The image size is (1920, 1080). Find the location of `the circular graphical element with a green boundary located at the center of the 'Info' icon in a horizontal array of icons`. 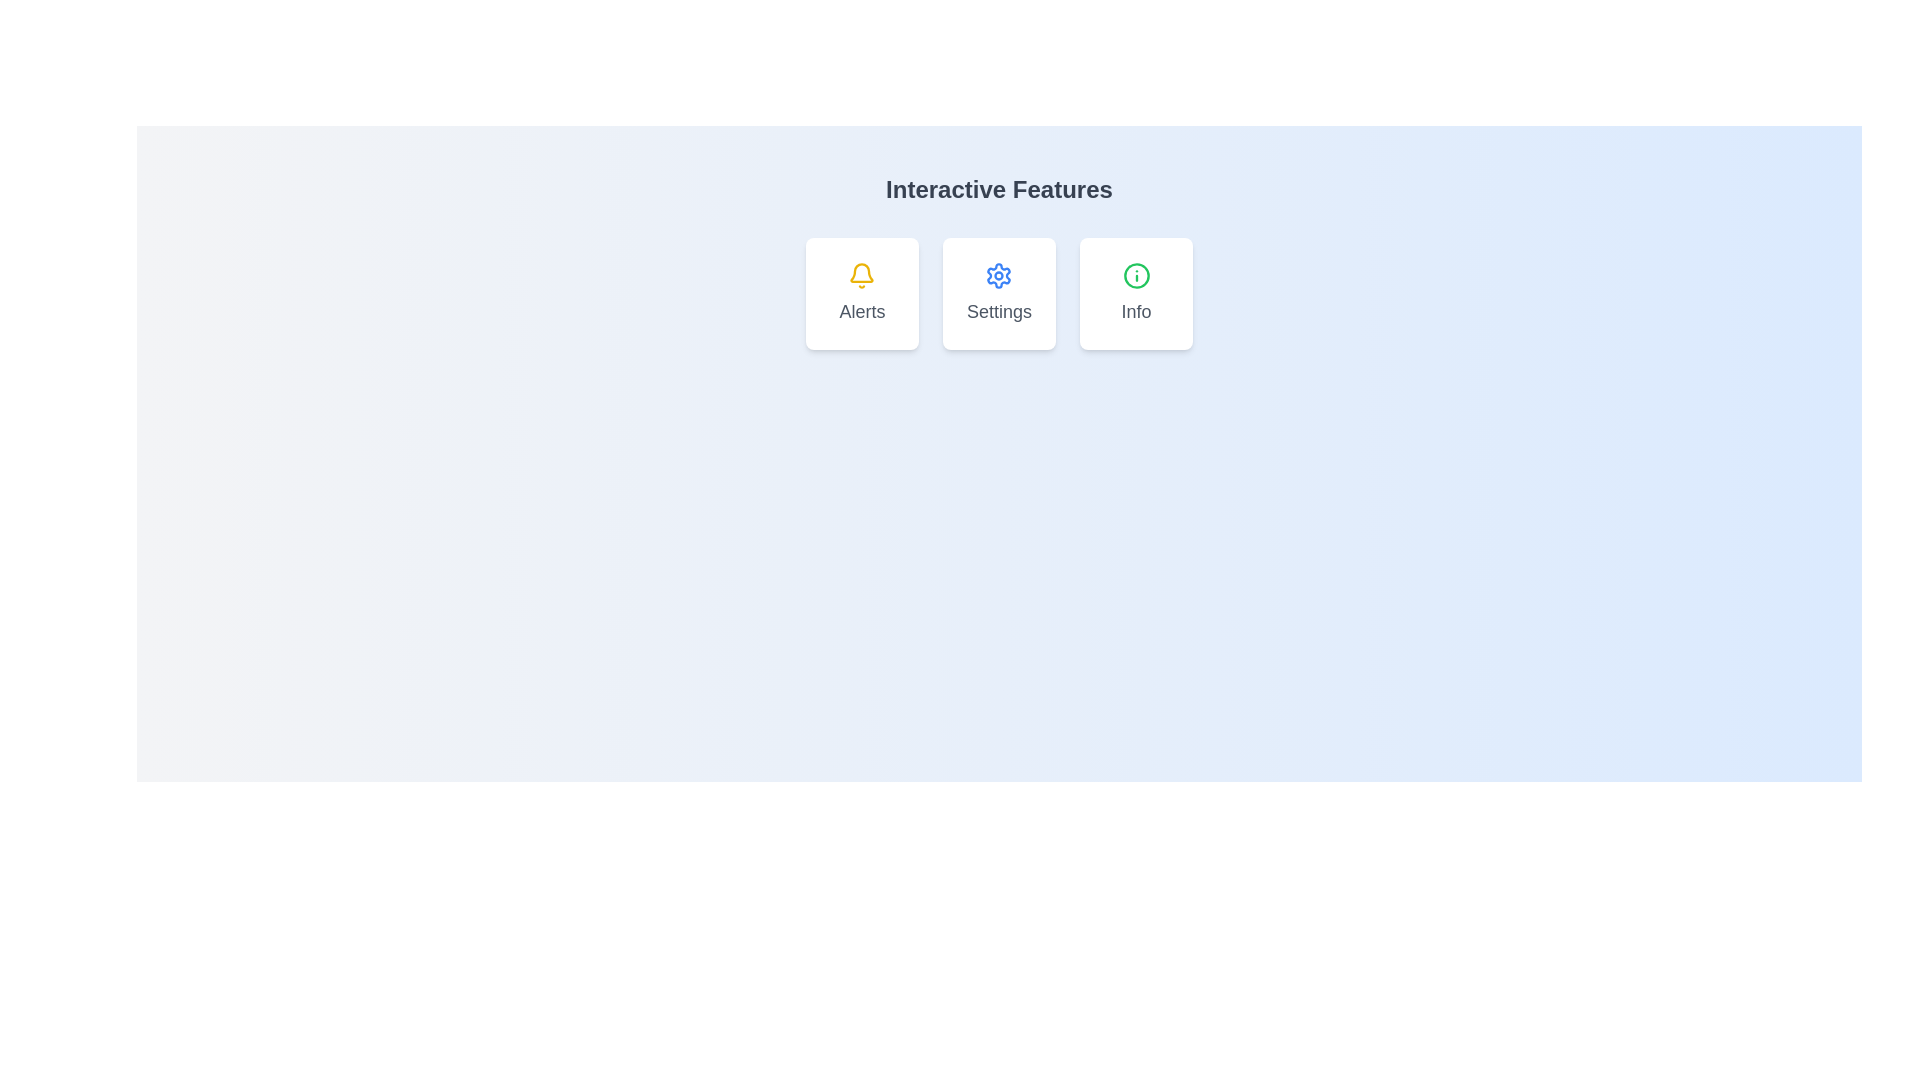

the circular graphical element with a green boundary located at the center of the 'Info' icon in a horizontal array of icons is located at coordinates (1136, 276).